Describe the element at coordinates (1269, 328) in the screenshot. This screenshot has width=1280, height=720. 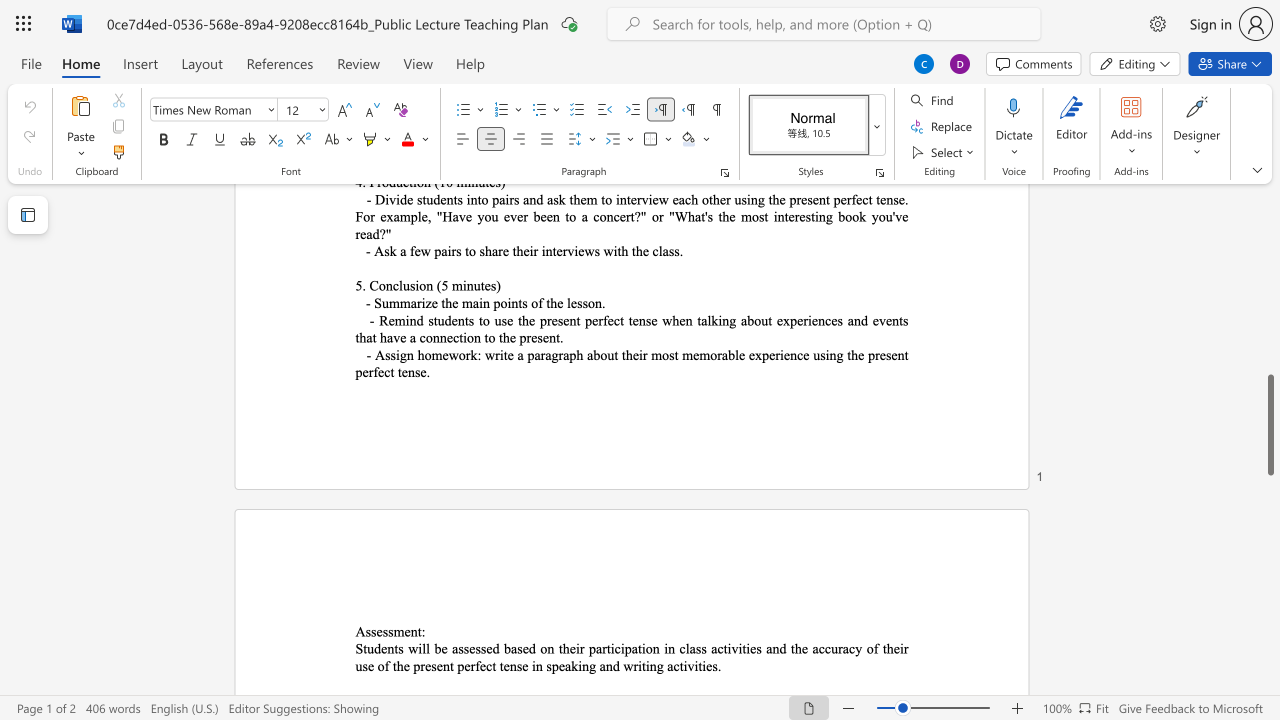
I see `the scrollbar to move the content higher` at that location.